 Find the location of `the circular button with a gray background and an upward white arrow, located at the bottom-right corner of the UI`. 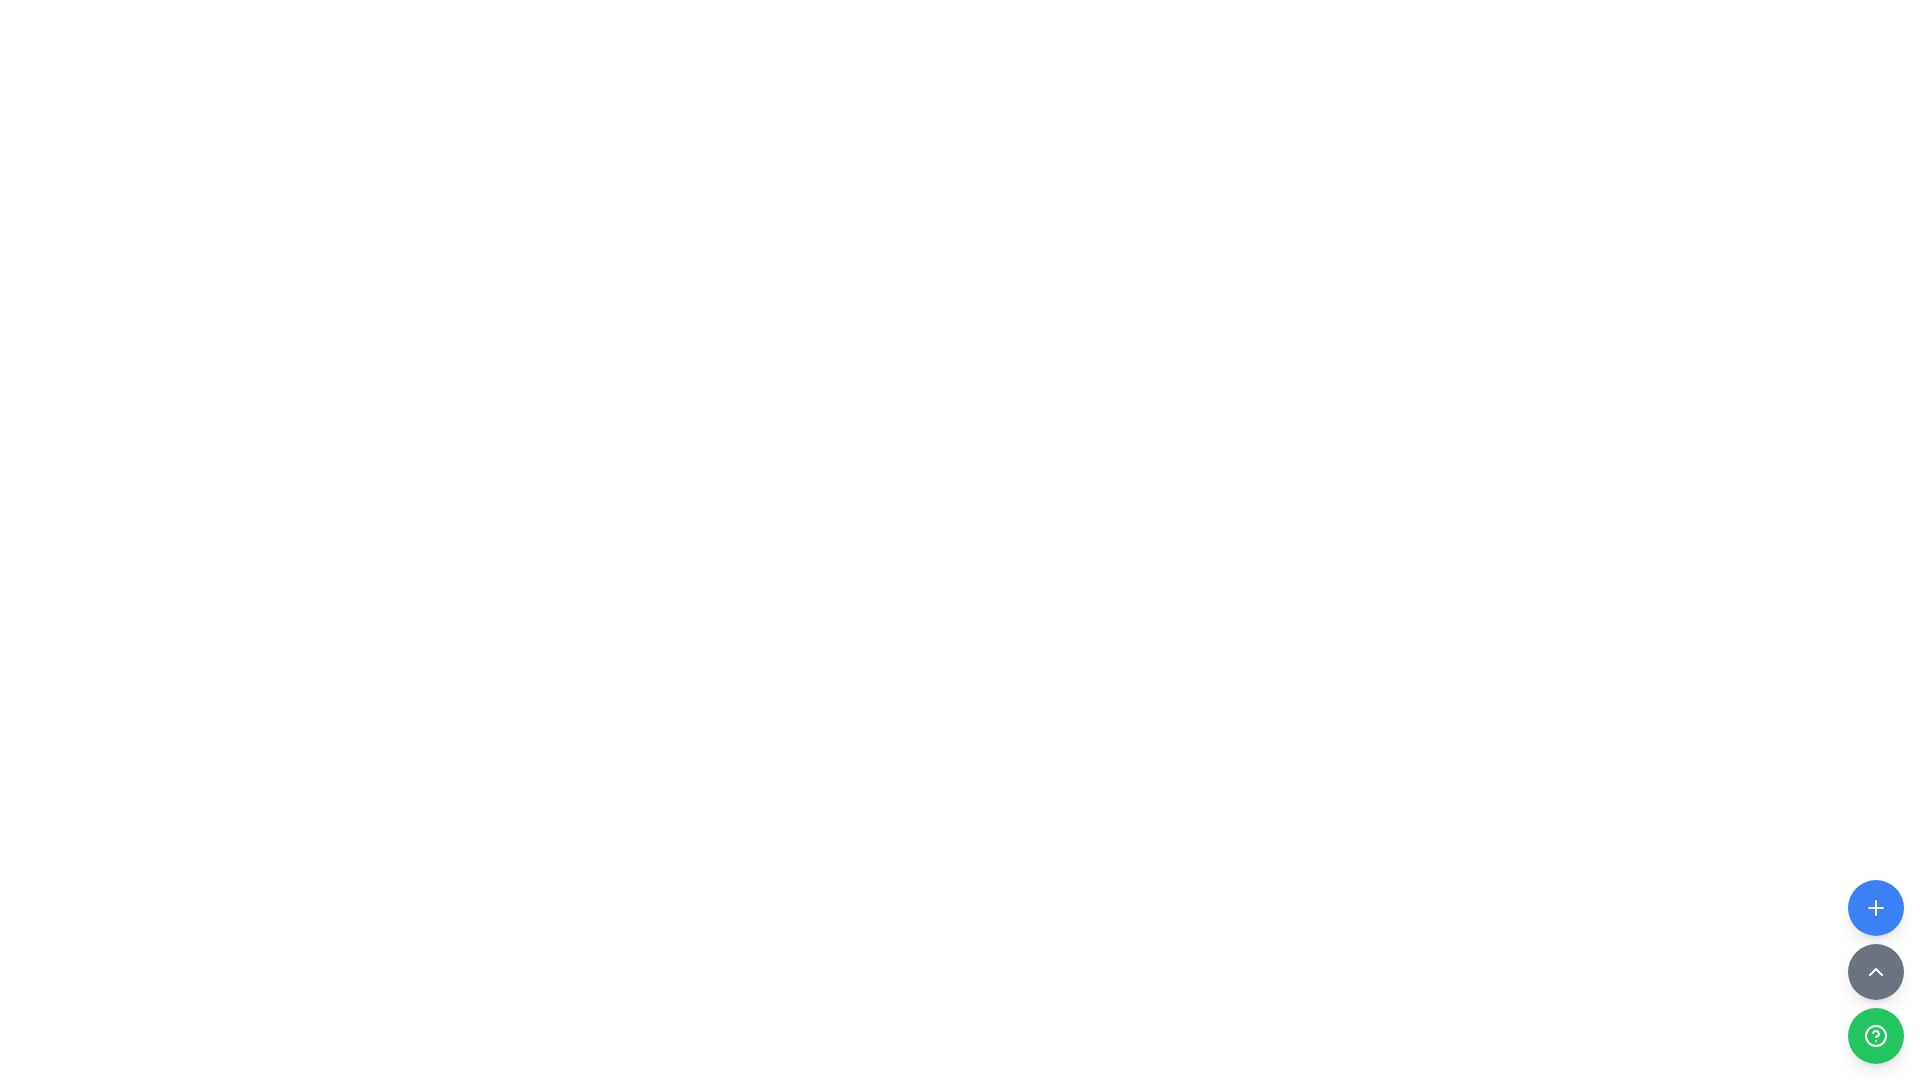

the circular button with a gray background and an upward white arrow, located at the bottom-right corner of the UI is located at coordinates (1875, 971).